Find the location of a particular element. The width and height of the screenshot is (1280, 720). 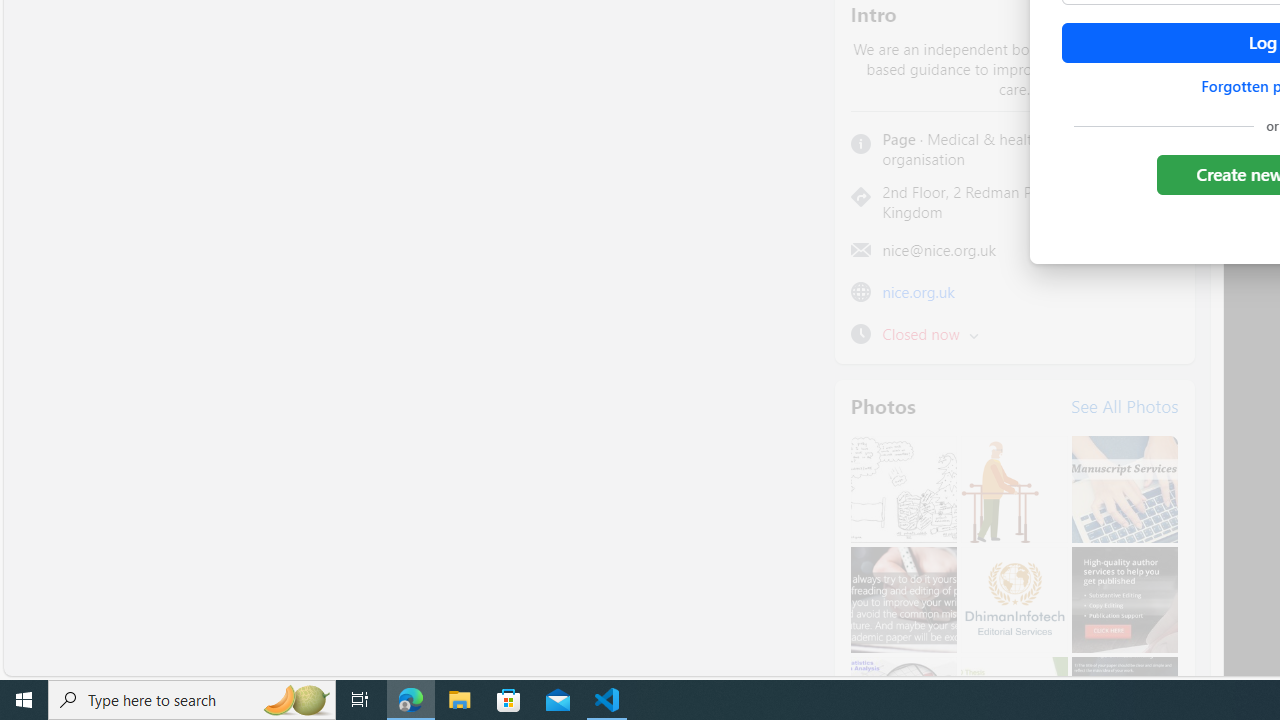

'File Explorer' is located at coordinates (459, 698).